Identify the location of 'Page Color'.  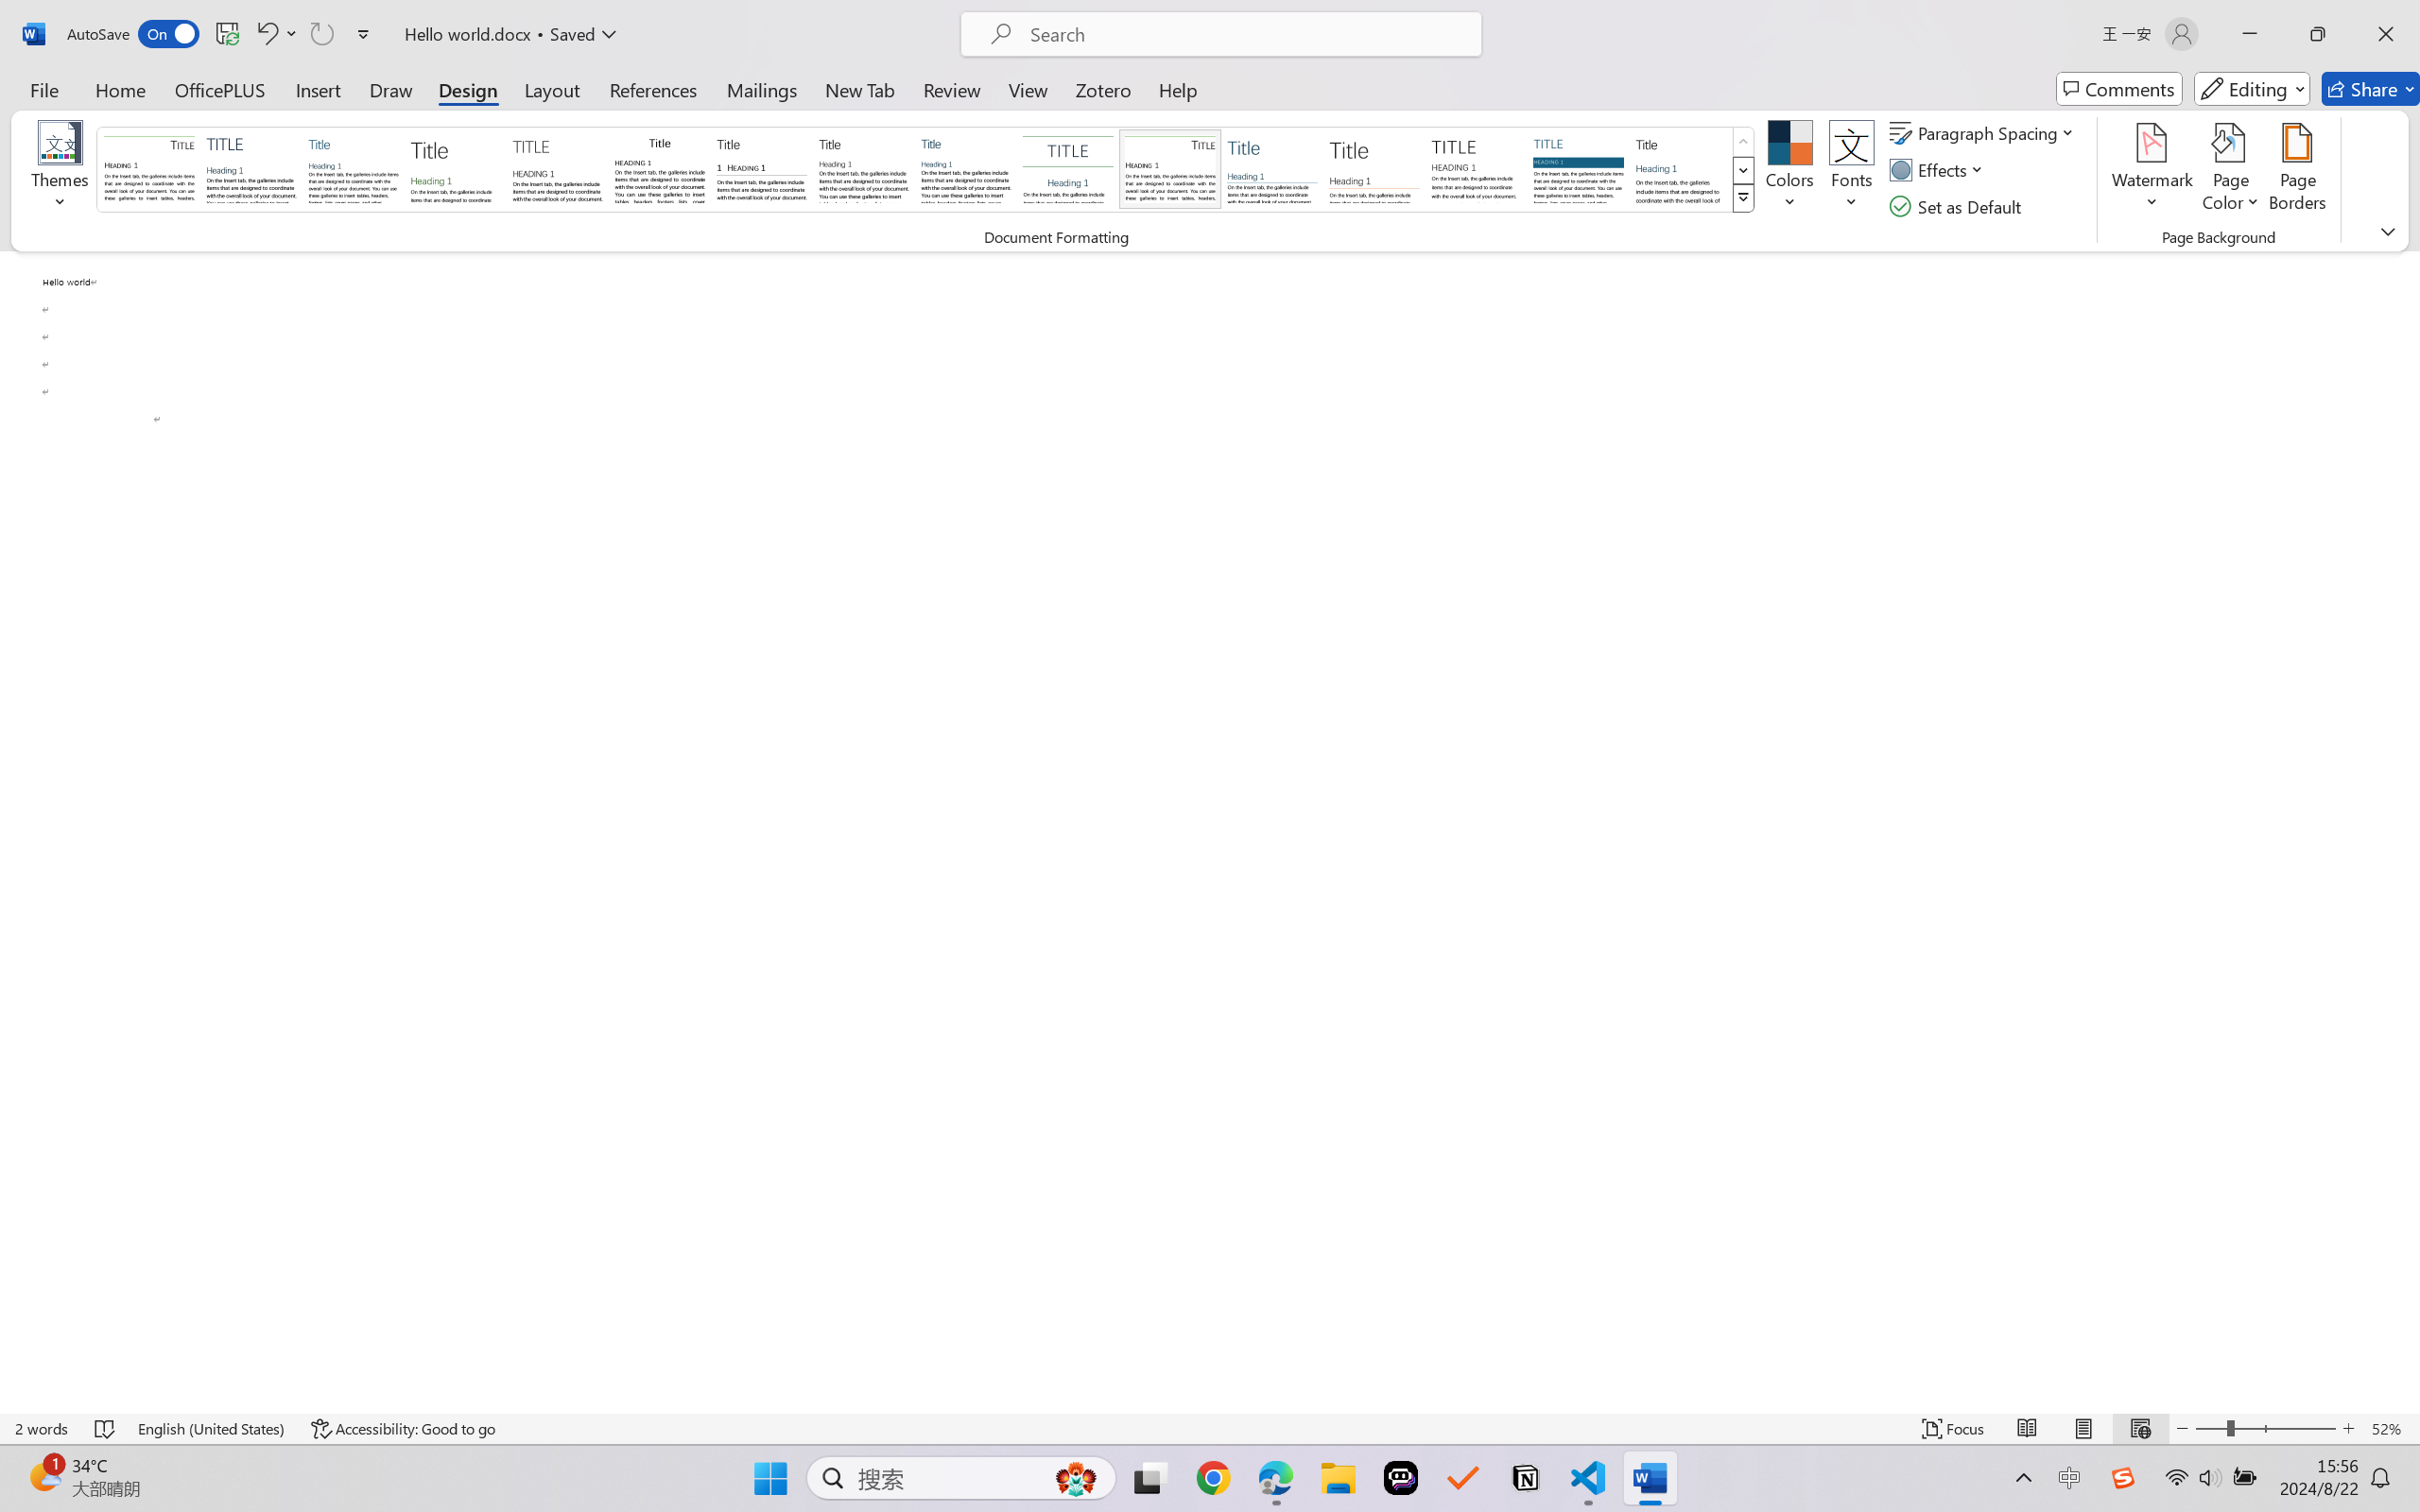
(2230, 170).